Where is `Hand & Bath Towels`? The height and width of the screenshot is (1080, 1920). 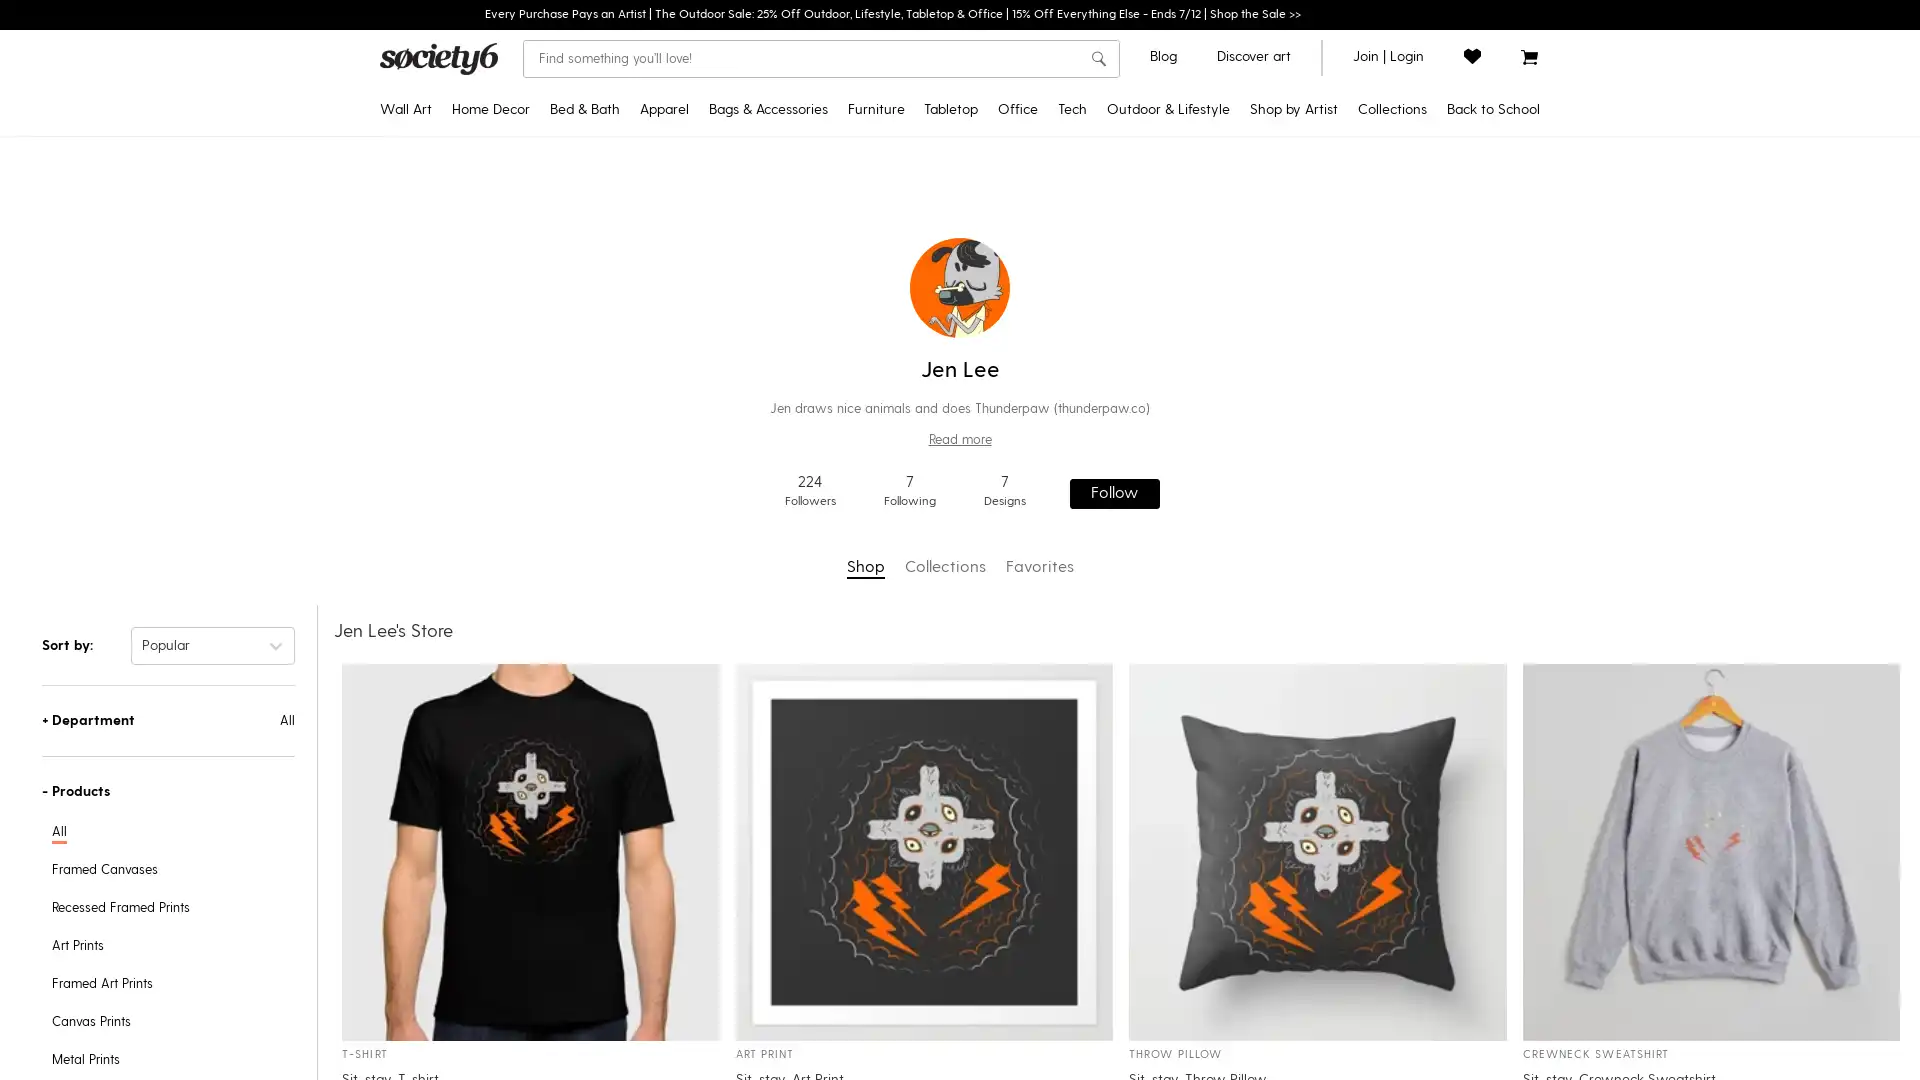
Hand & Bath Towels is located at coordinates (627, 320).